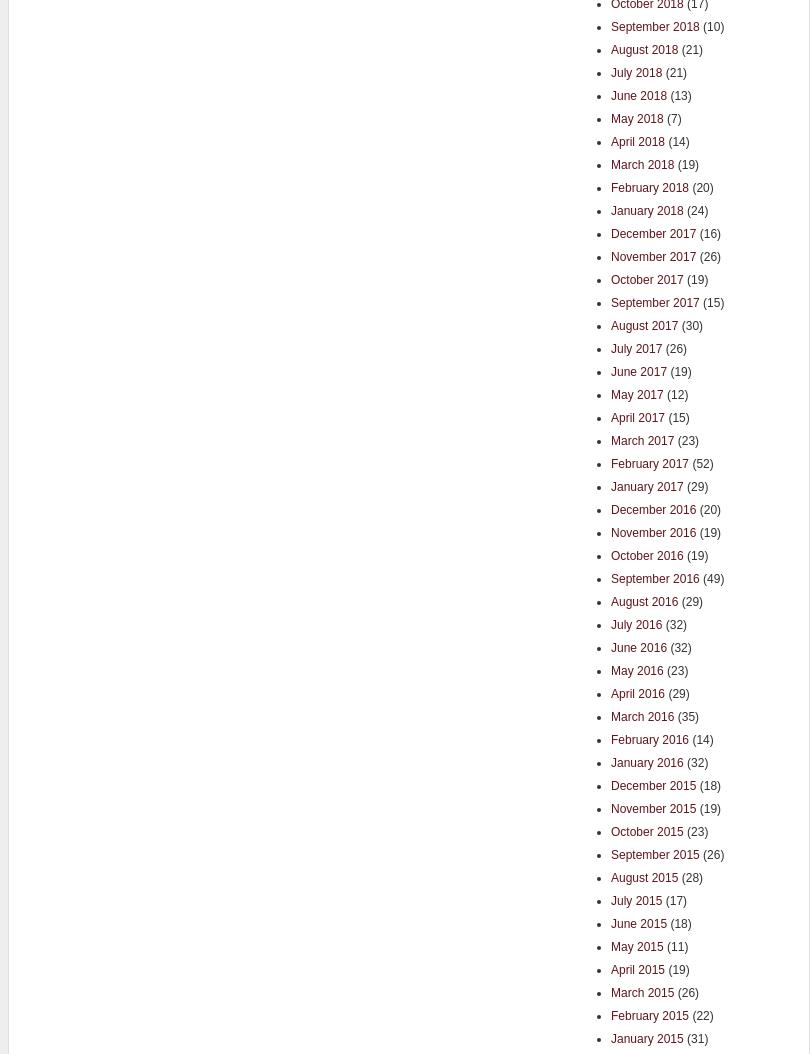 The image size is (810, 1054). I want to click on 'February 2018', so click(649, 185).